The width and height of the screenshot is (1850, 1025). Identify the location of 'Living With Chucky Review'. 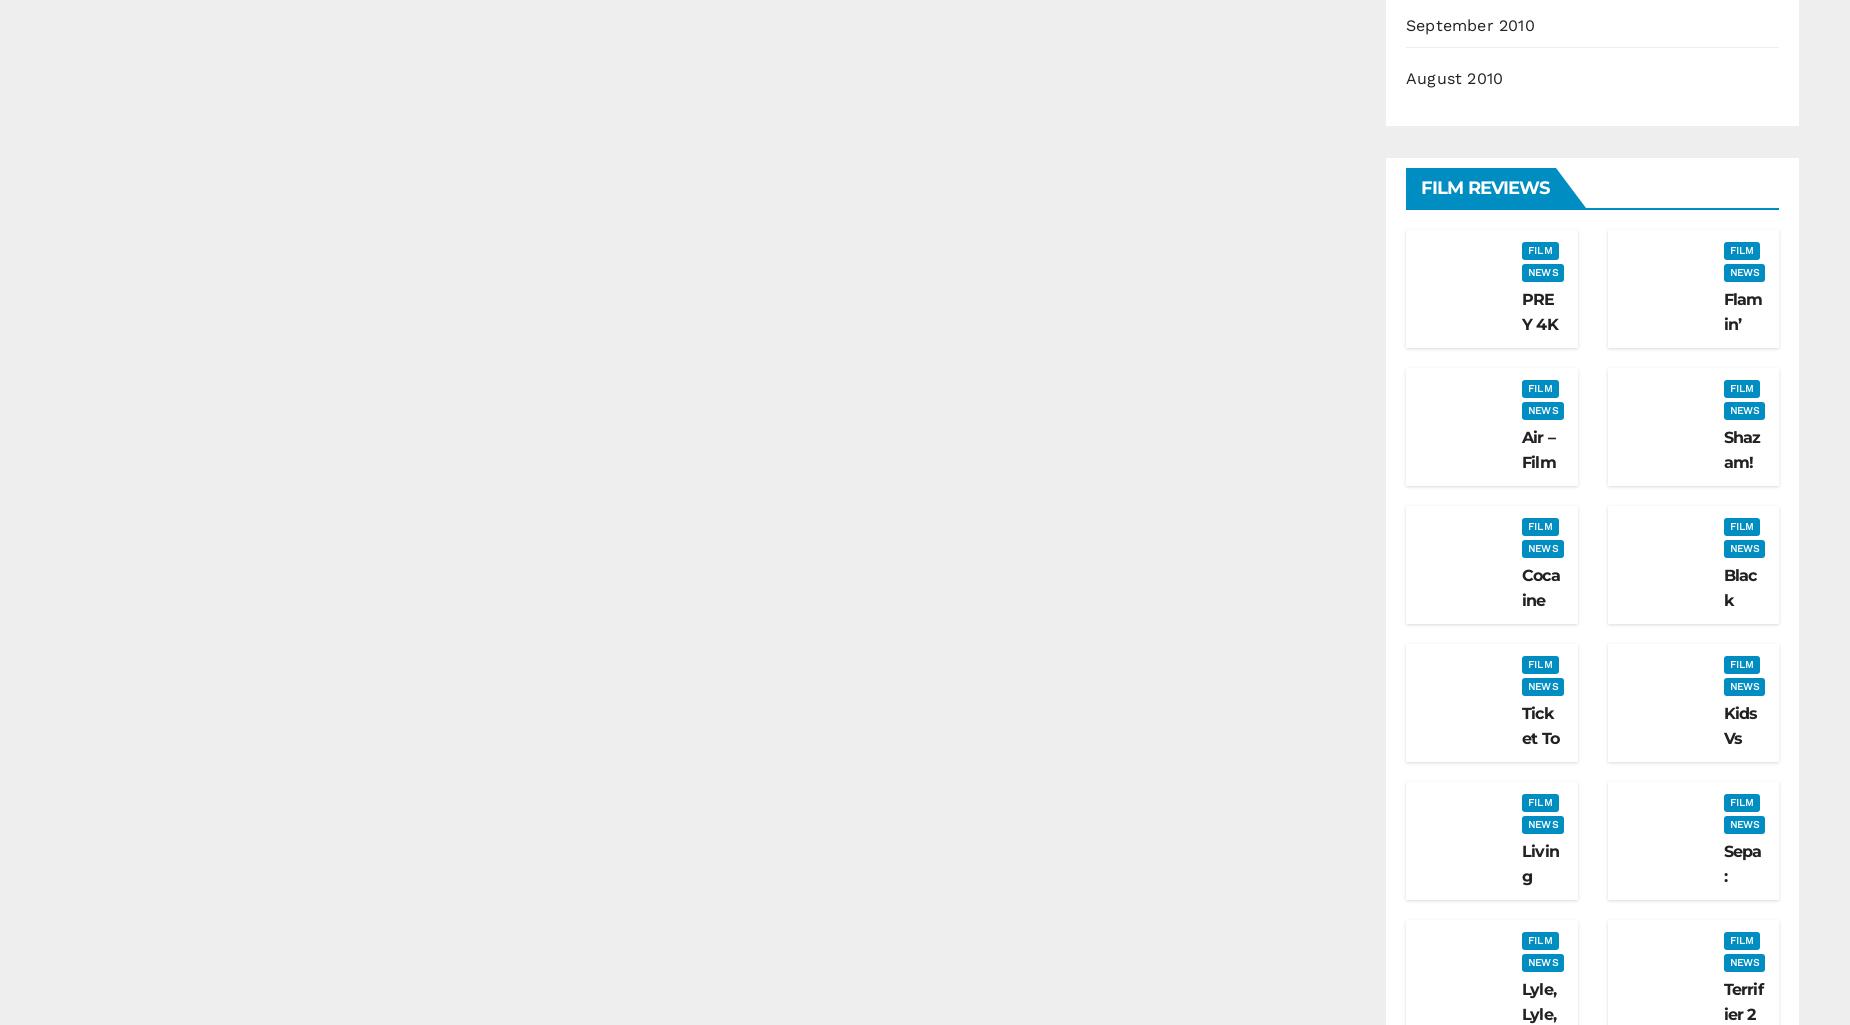
(1541, 925).